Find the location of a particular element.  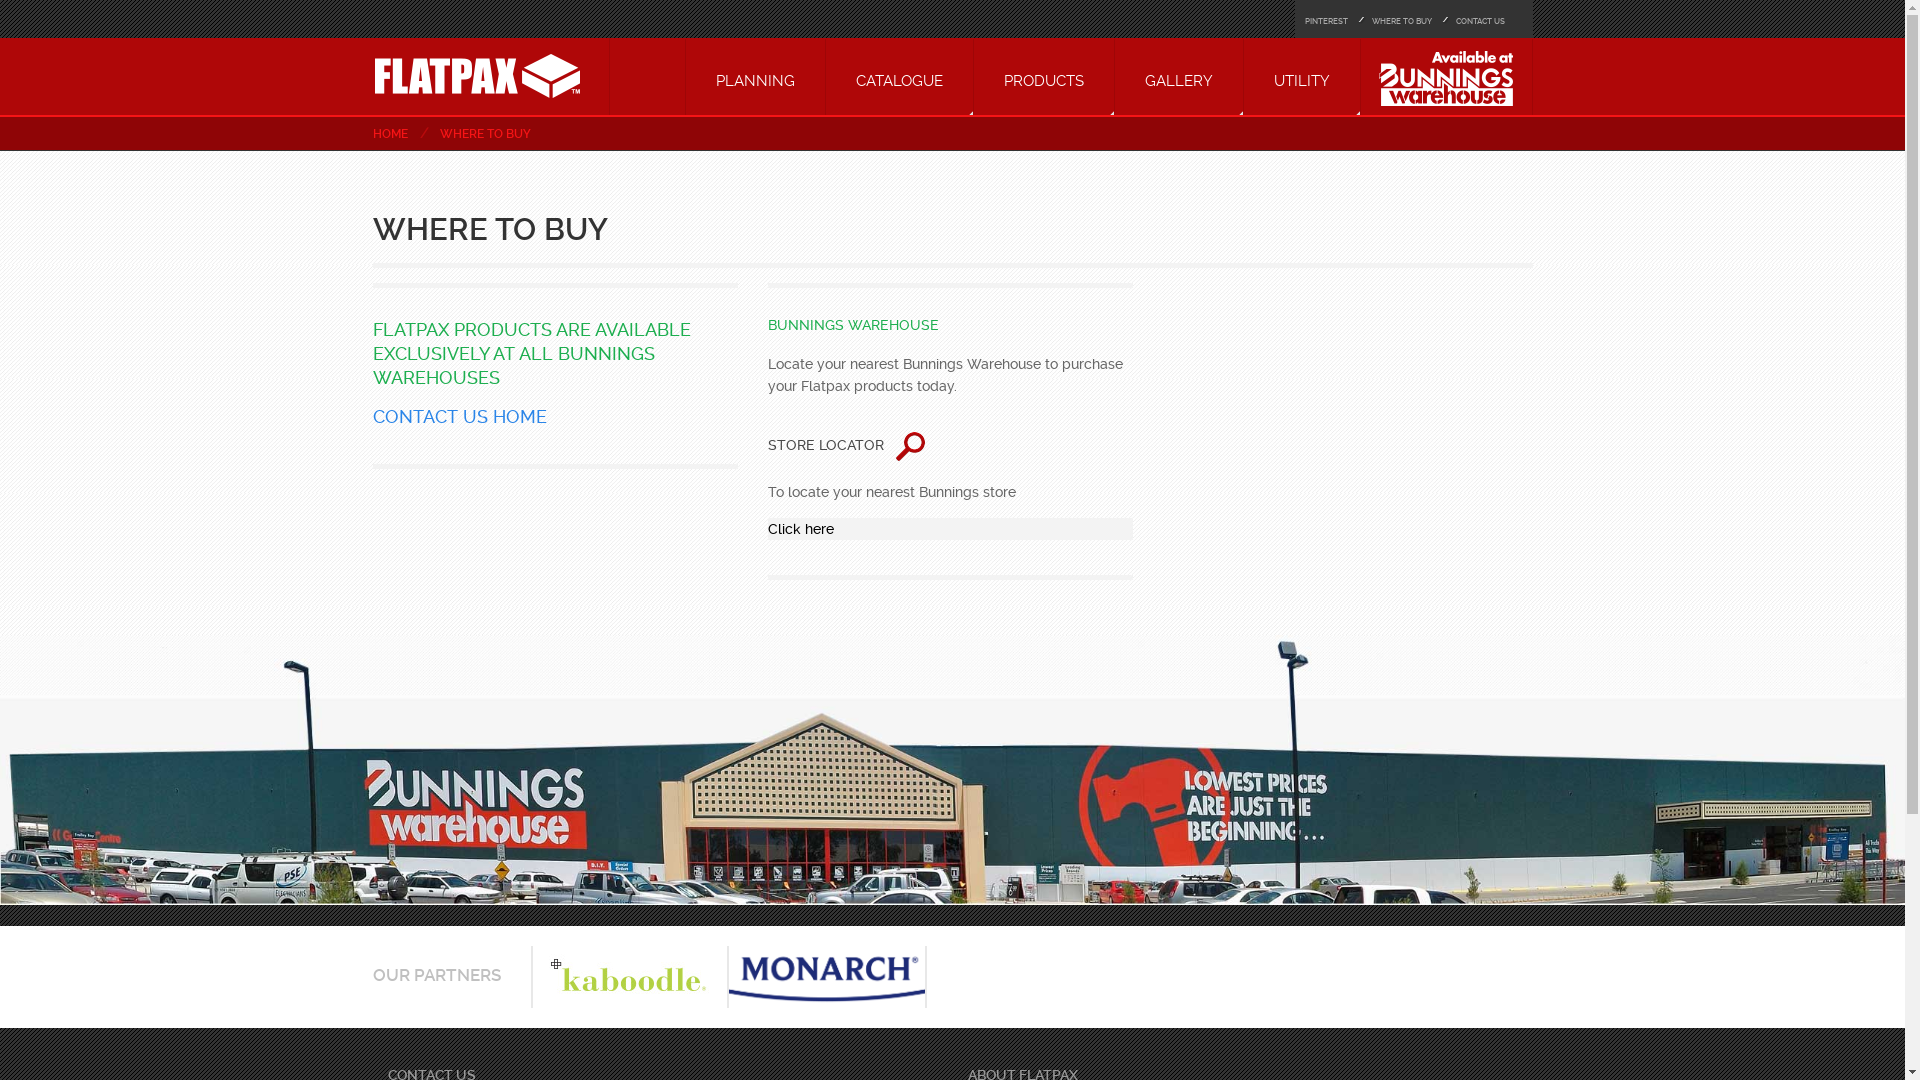

'PRODUCTS' is located at coordinates (1042, 76).